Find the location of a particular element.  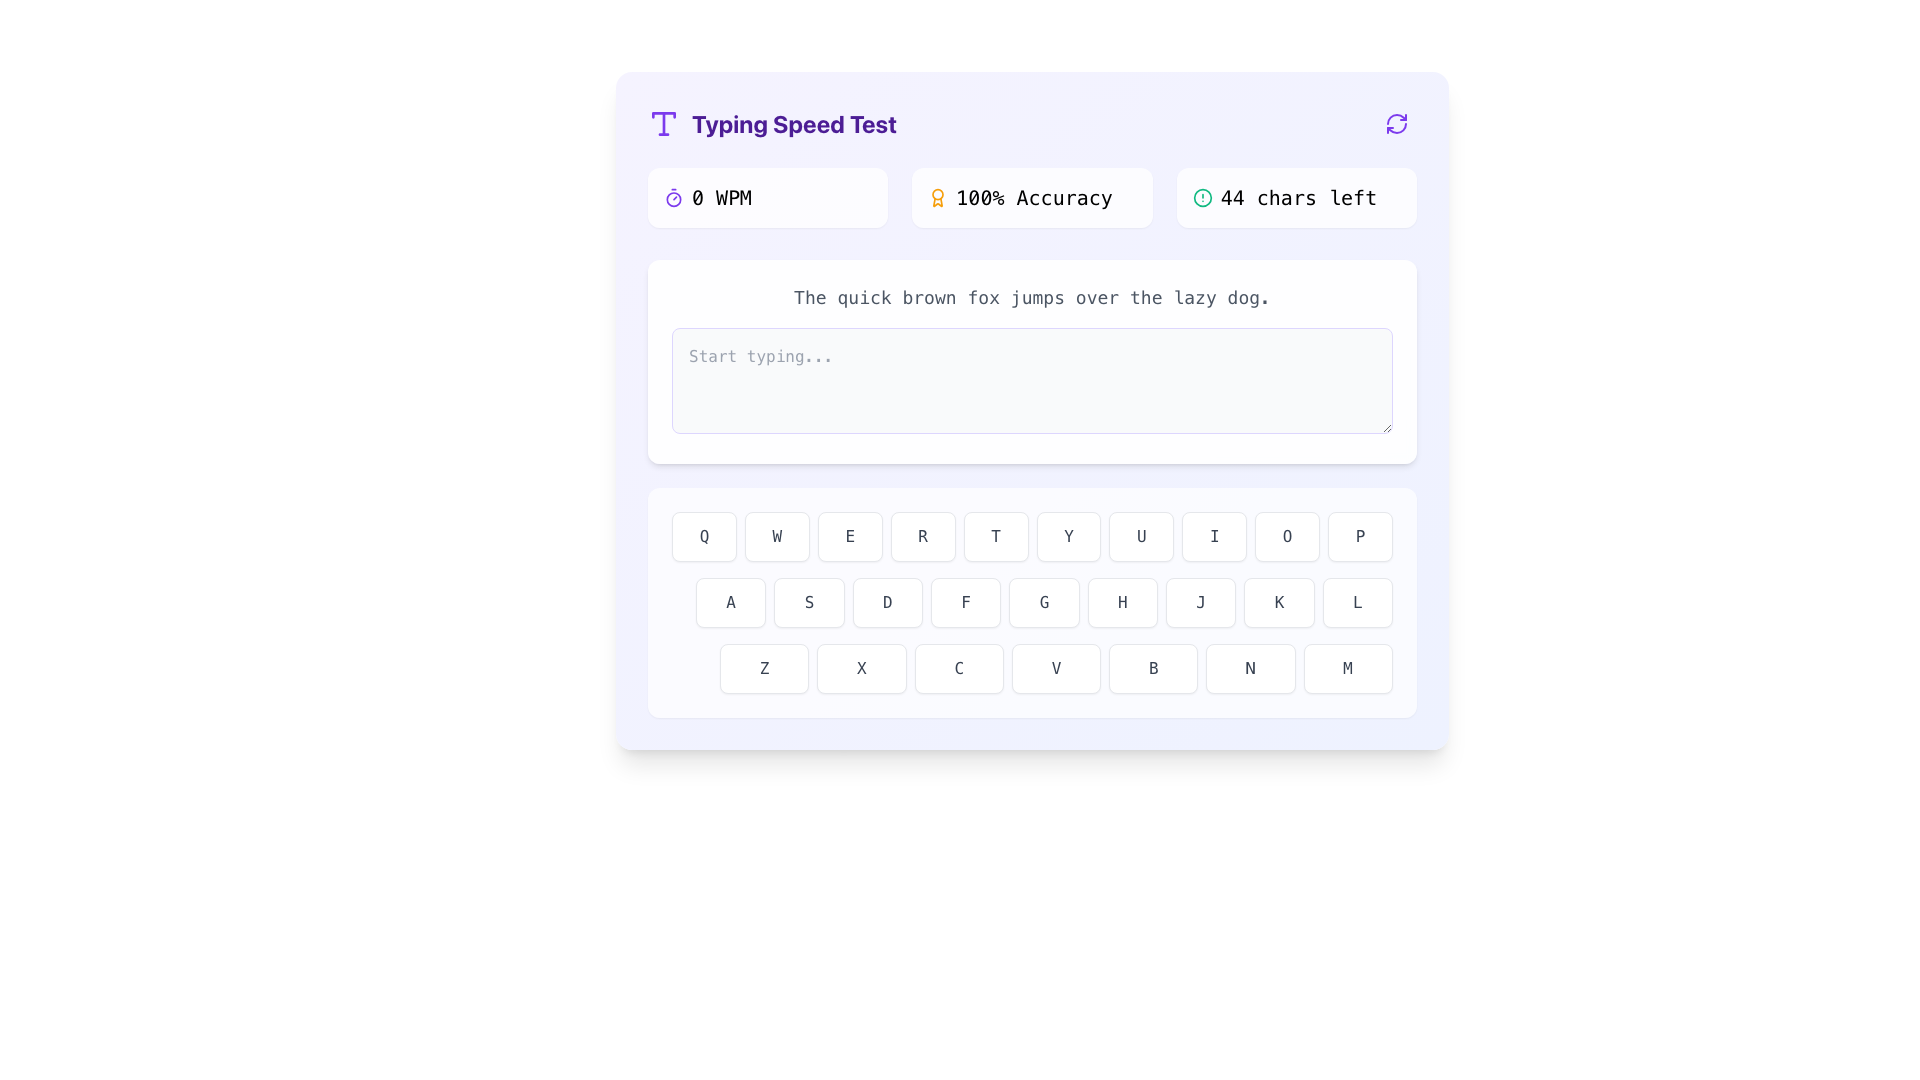

the circular component of the timer icon, which is part of the graphical representation indicating '0 WPM' in the typing test interface is located at coordinates (673, 199).